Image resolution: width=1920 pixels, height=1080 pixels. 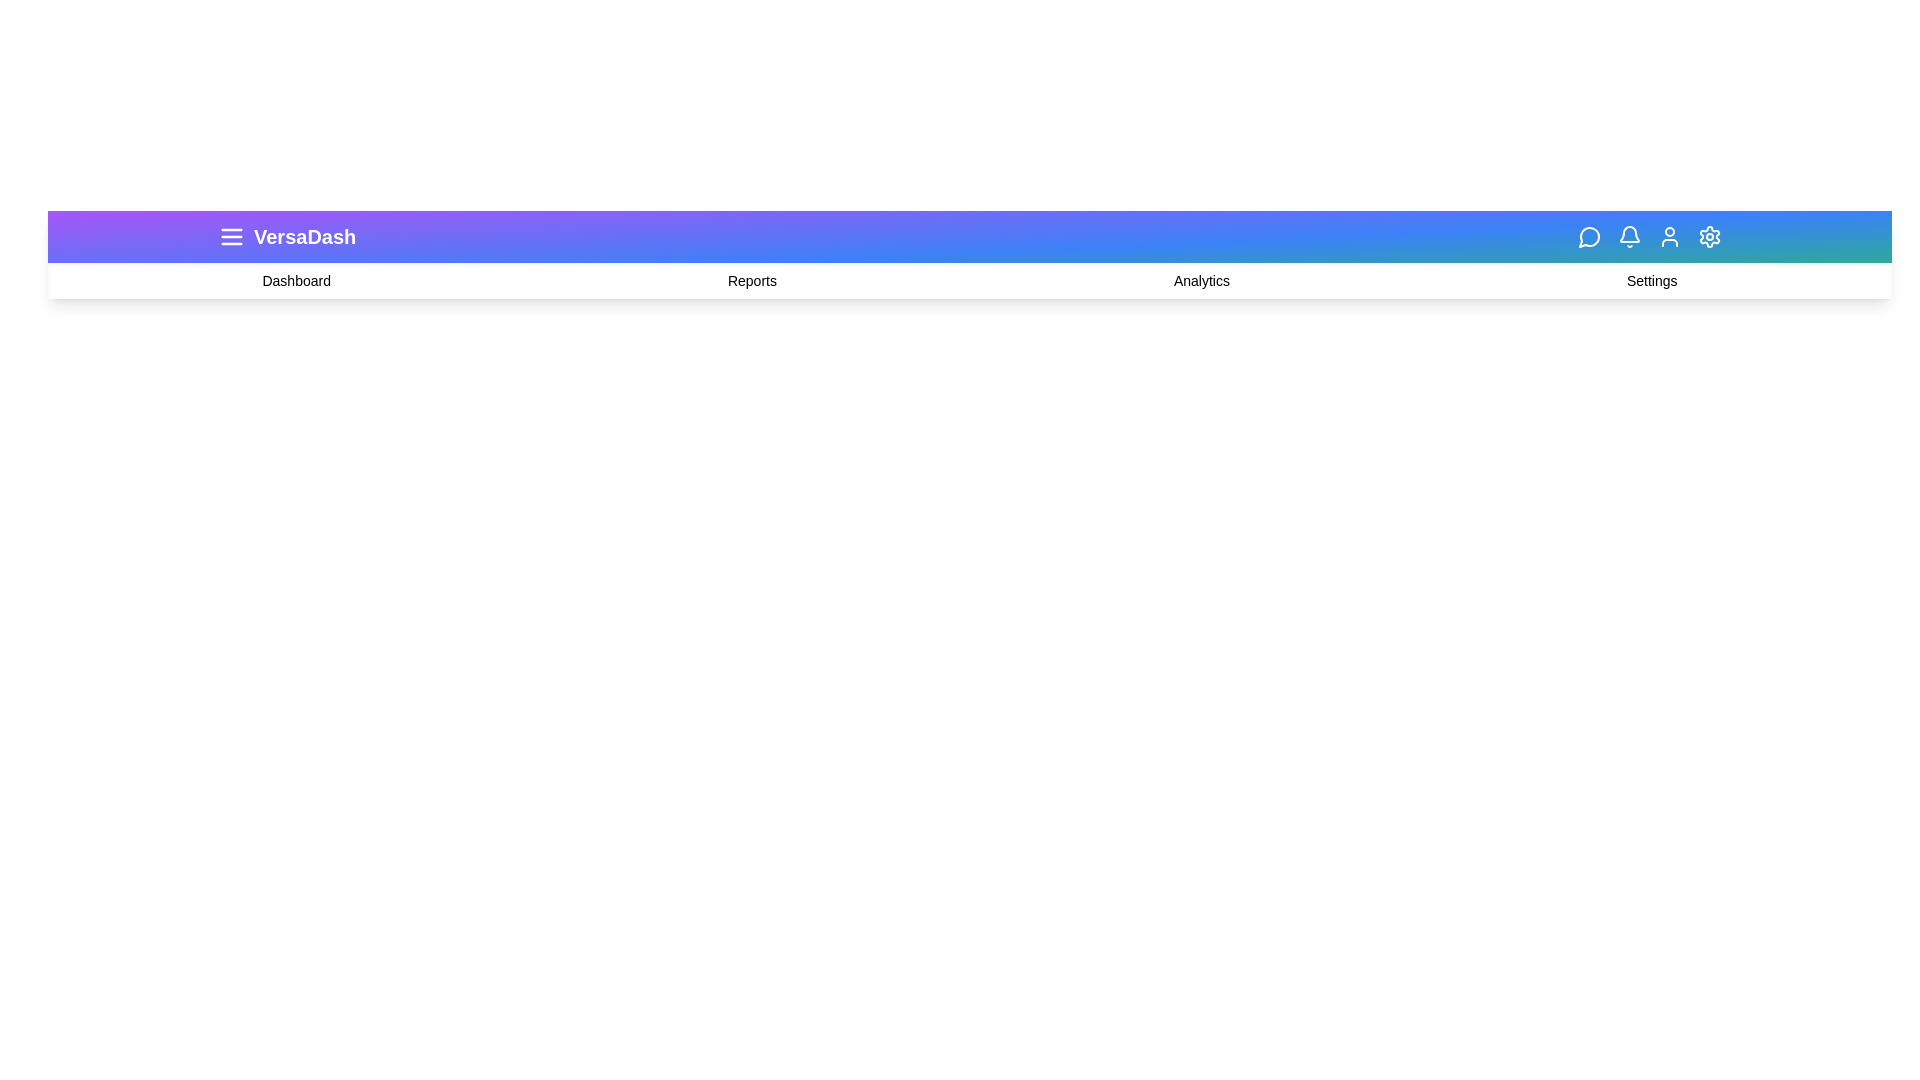 I want to click on the 'Bell' icon to trigger its associated action, so click(x=1630, y=235).